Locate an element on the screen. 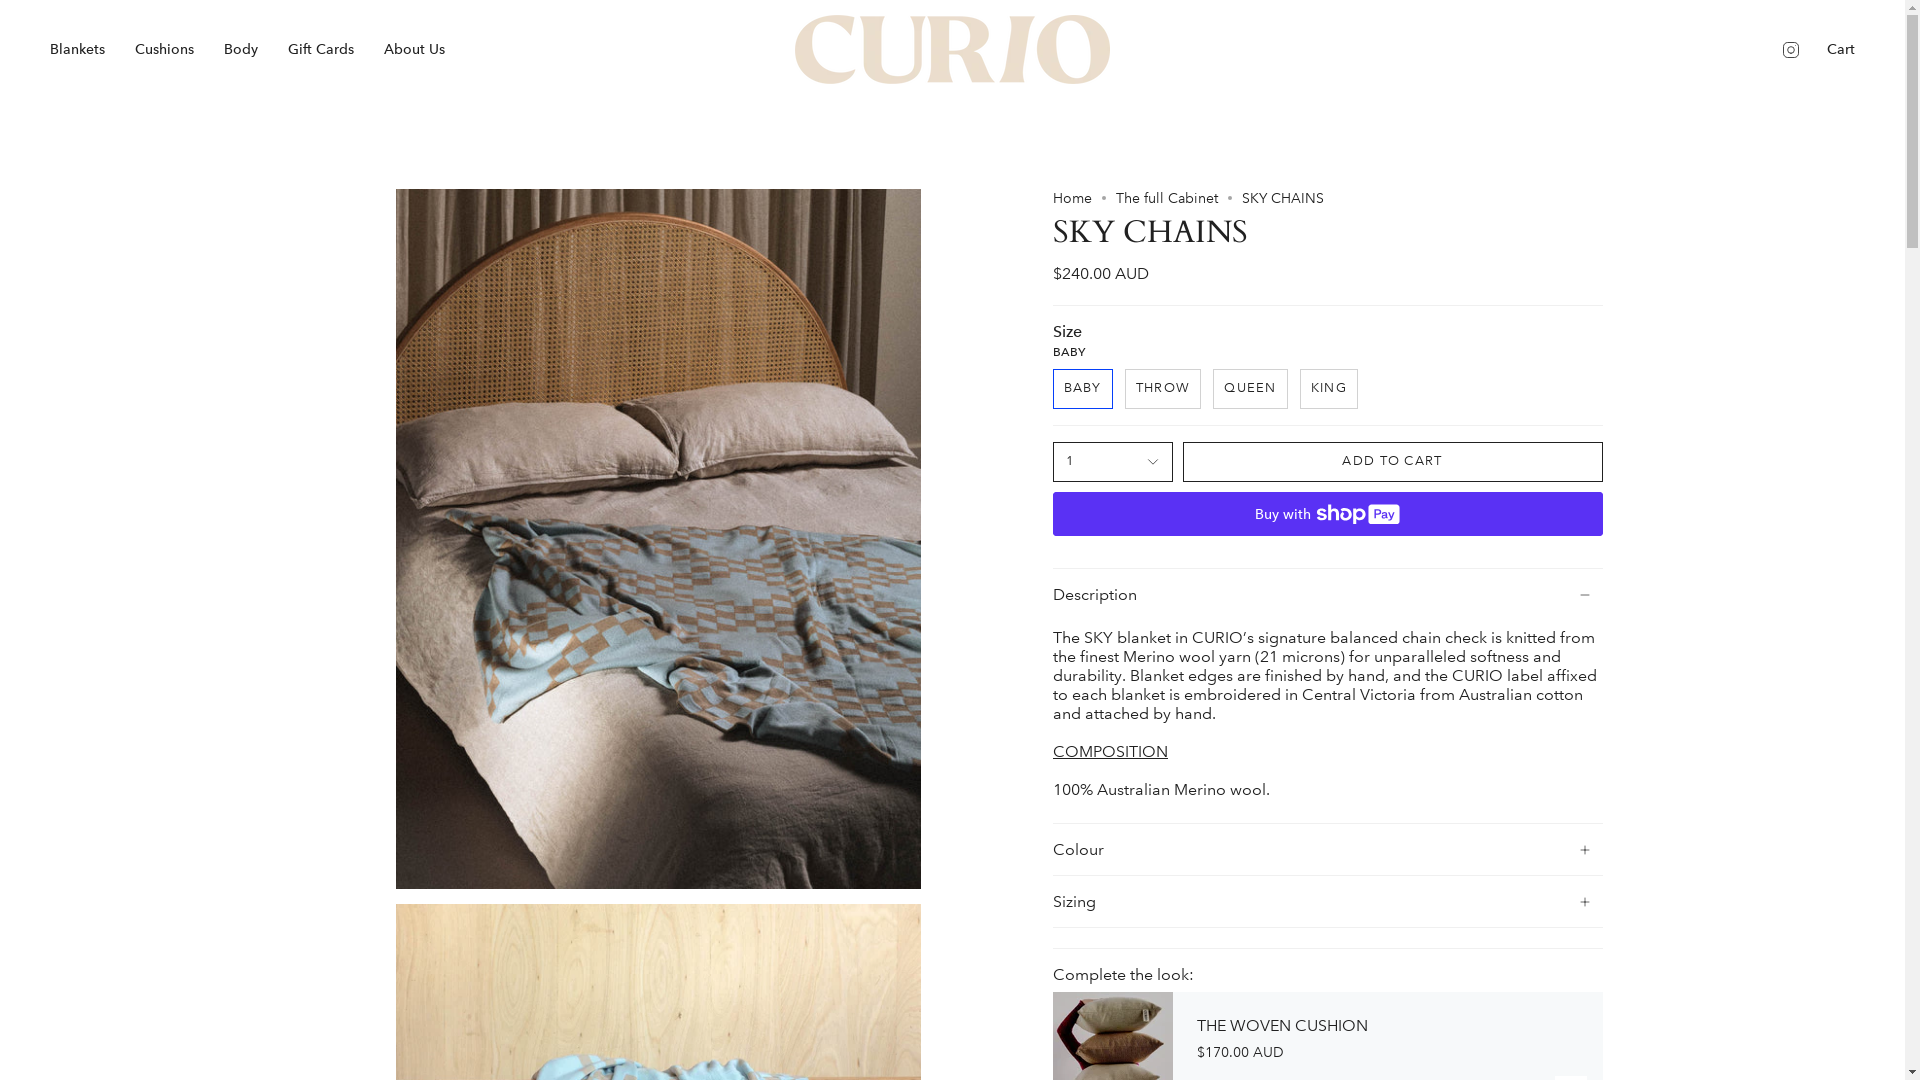 This screenshot has height=1080, width=1920. 'Blankets' is located at coordinates (77, 48).